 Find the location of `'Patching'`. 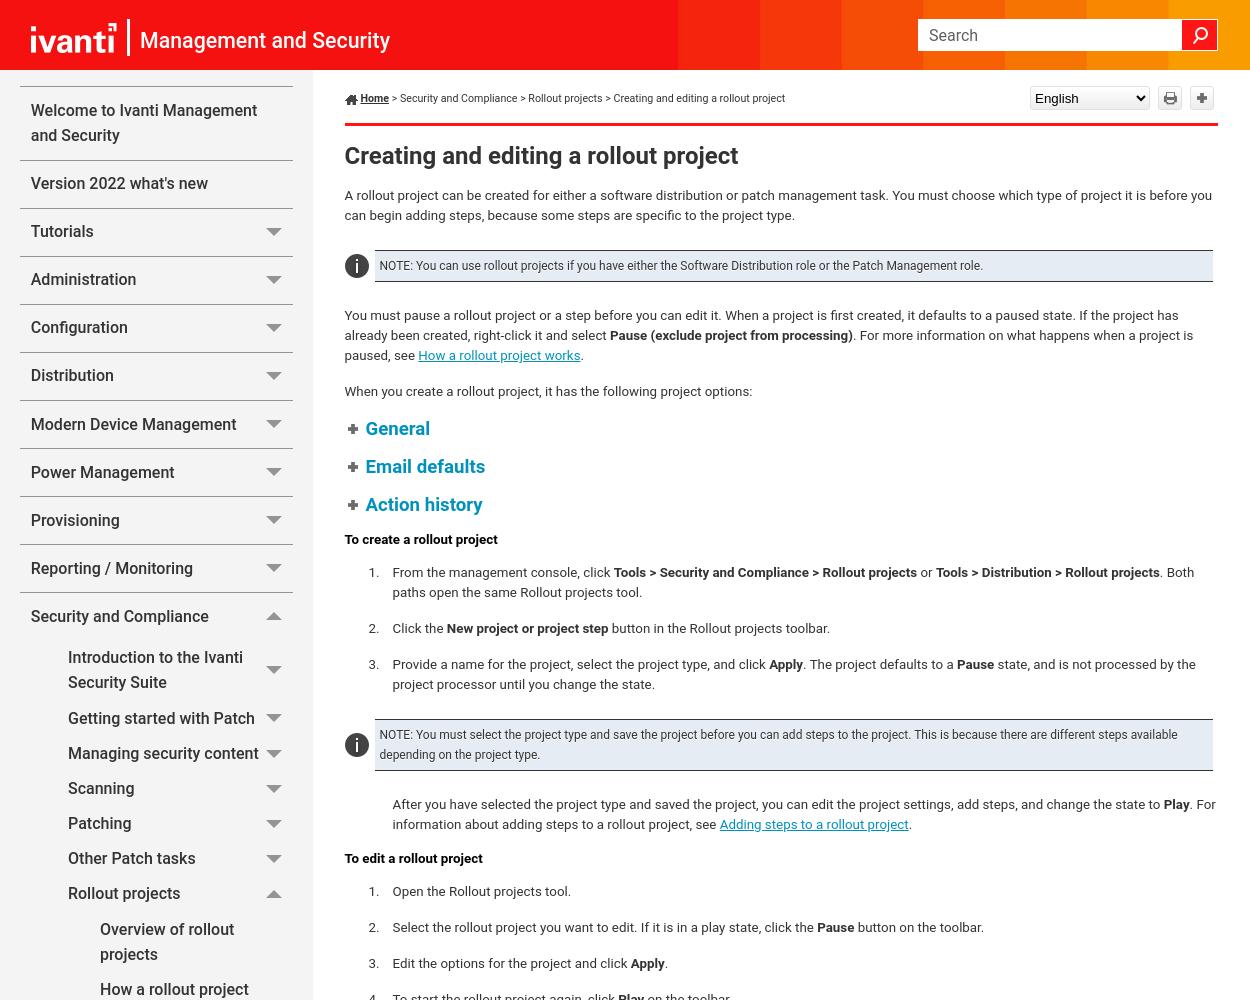

'Patching' is located at coordinates (98, 822).